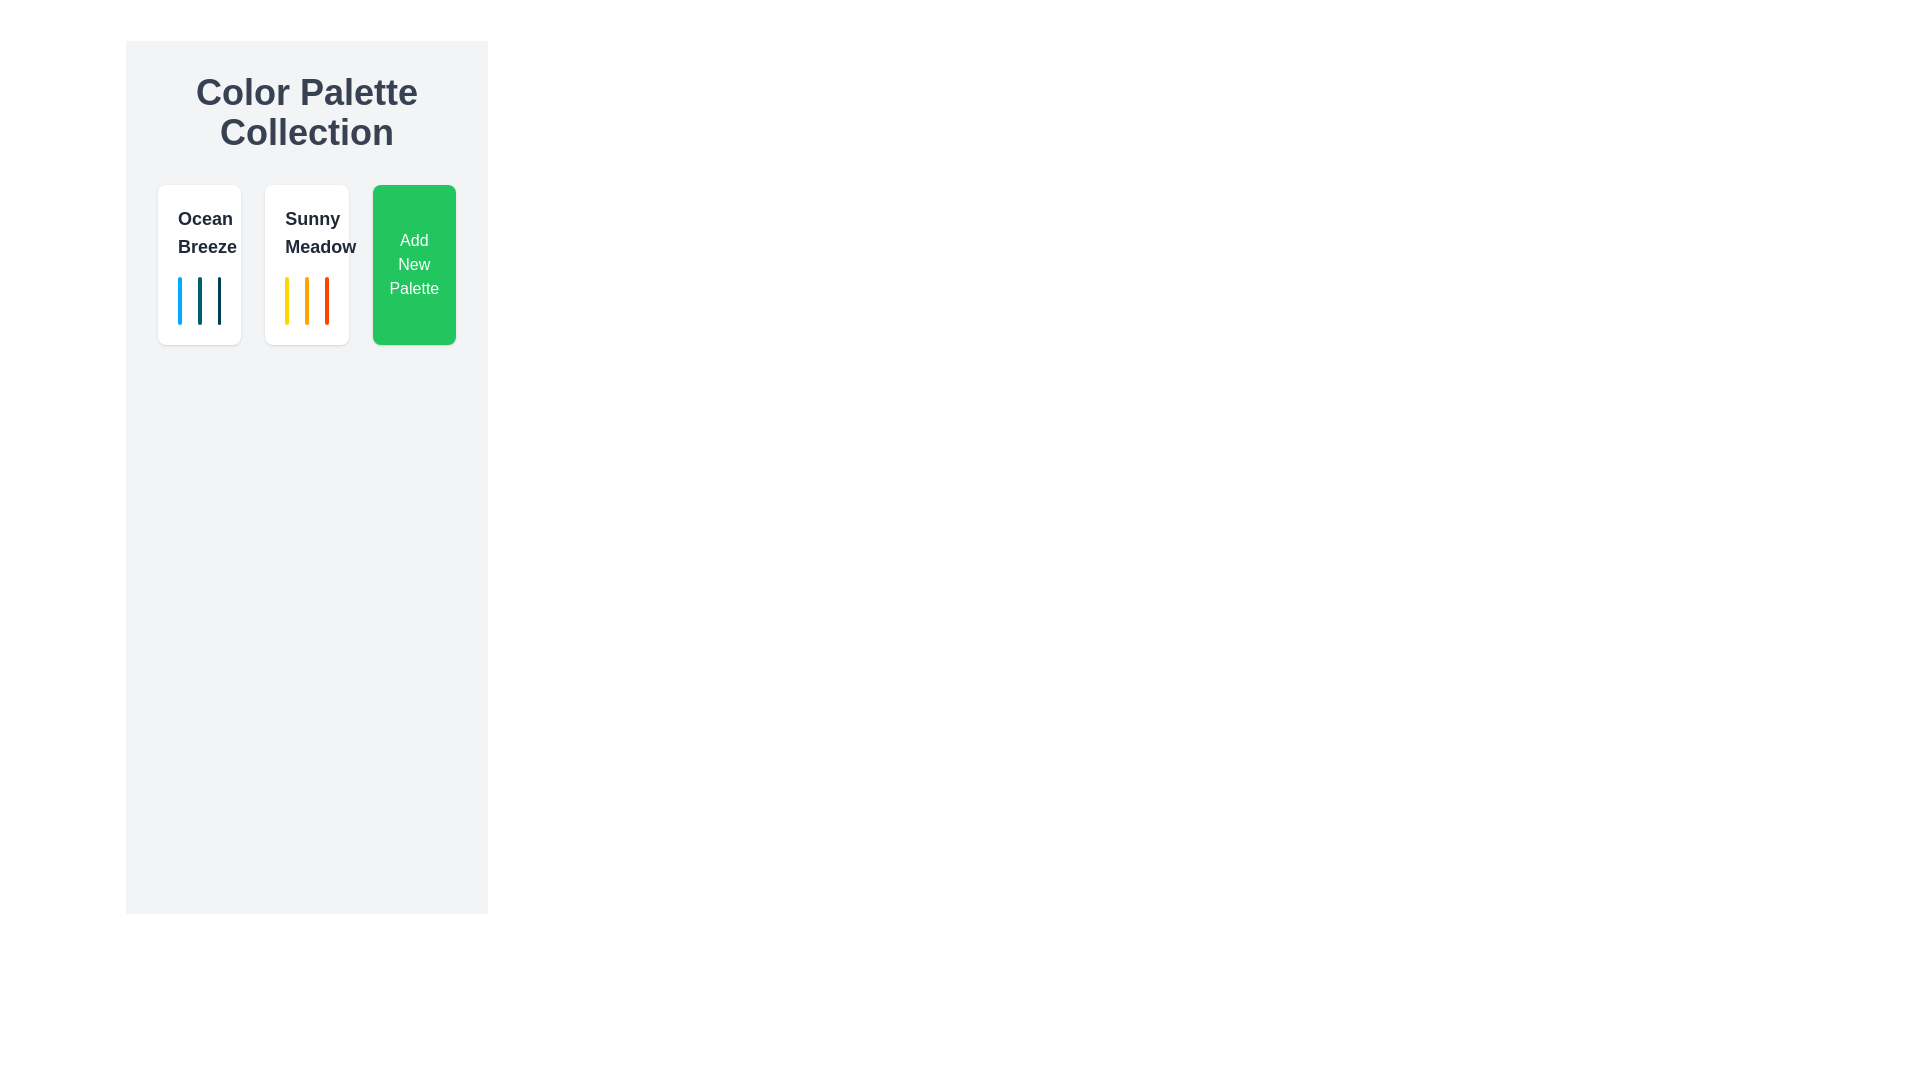 This screenshot has height=1080, width=1920. What do you see at coordinates (400, 264) in the screenshot?
I see `the center of the circular icon with a '+' symbol, located within the green card titled 'Add New Palette'` at bounding box center [400, 264].